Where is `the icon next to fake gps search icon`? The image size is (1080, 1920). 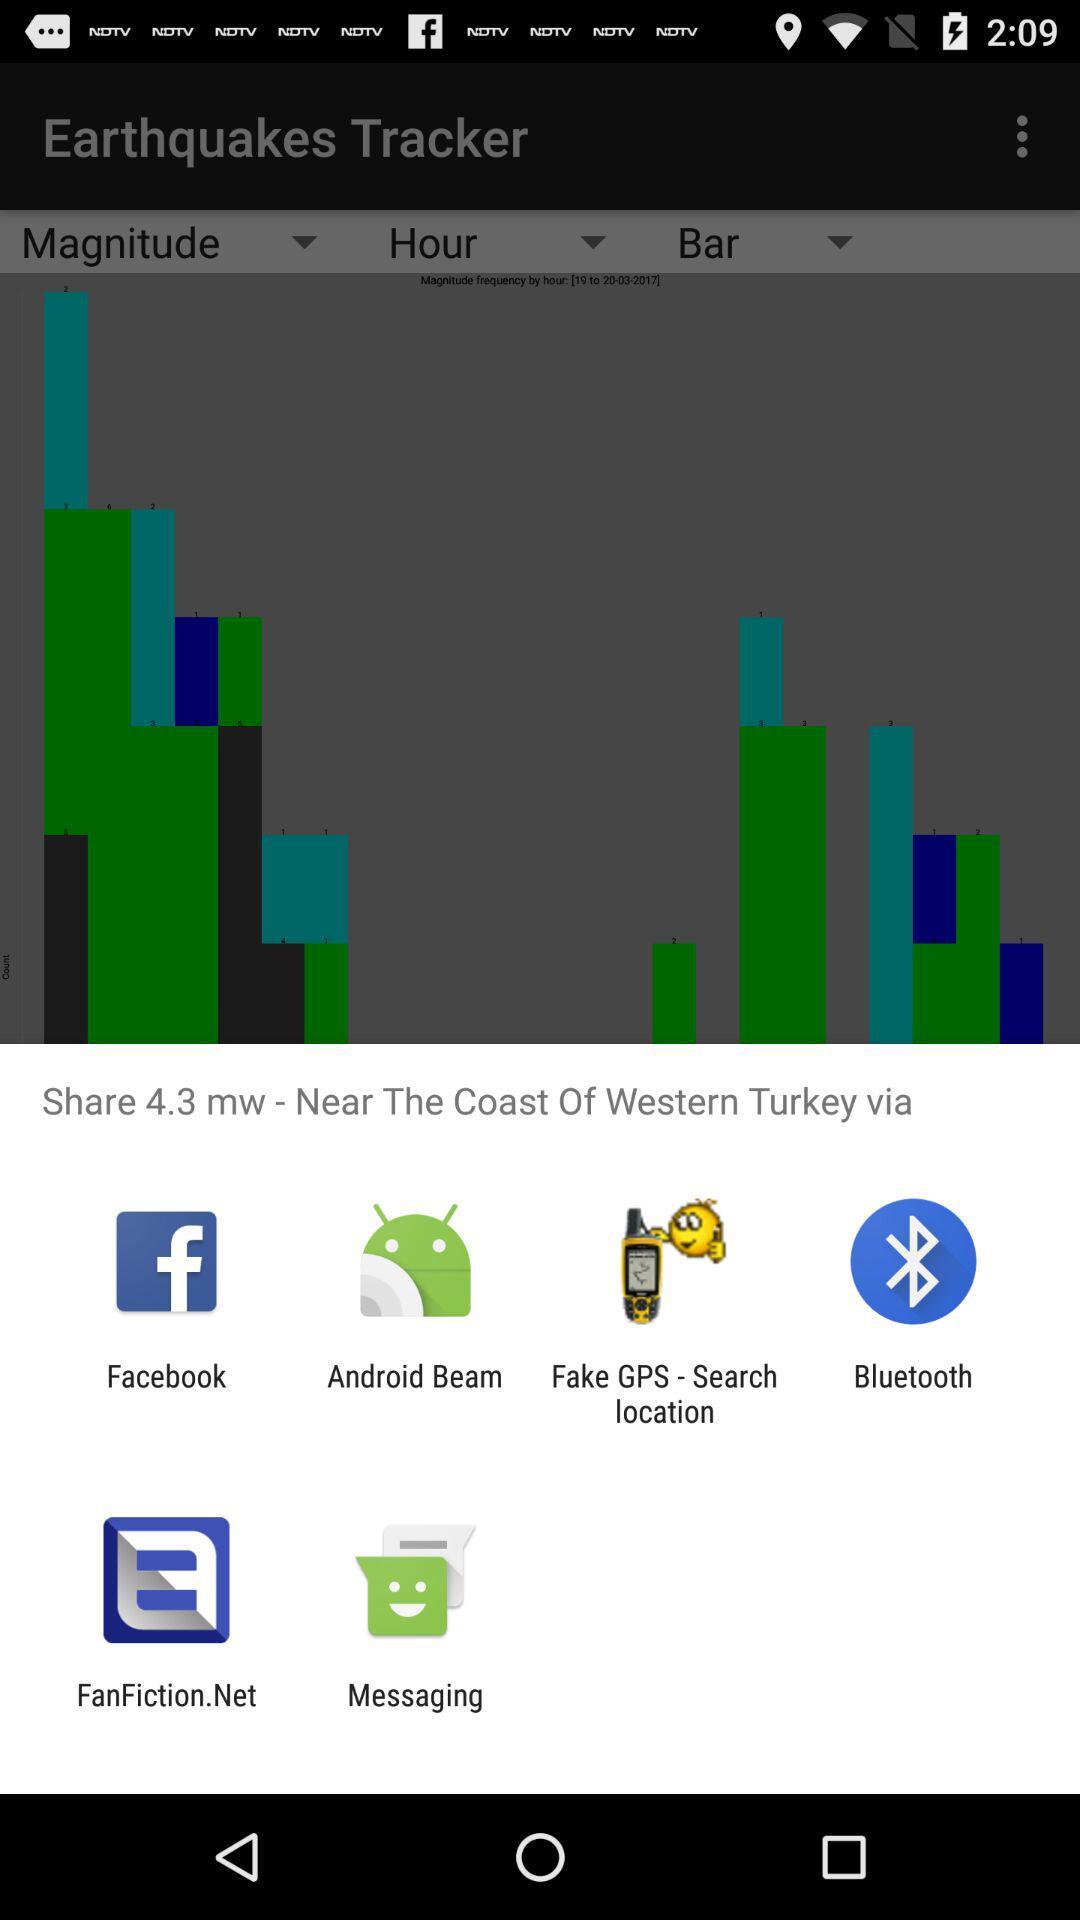 the icon next to fake gps search icon is located at coordinates (414, 1392).